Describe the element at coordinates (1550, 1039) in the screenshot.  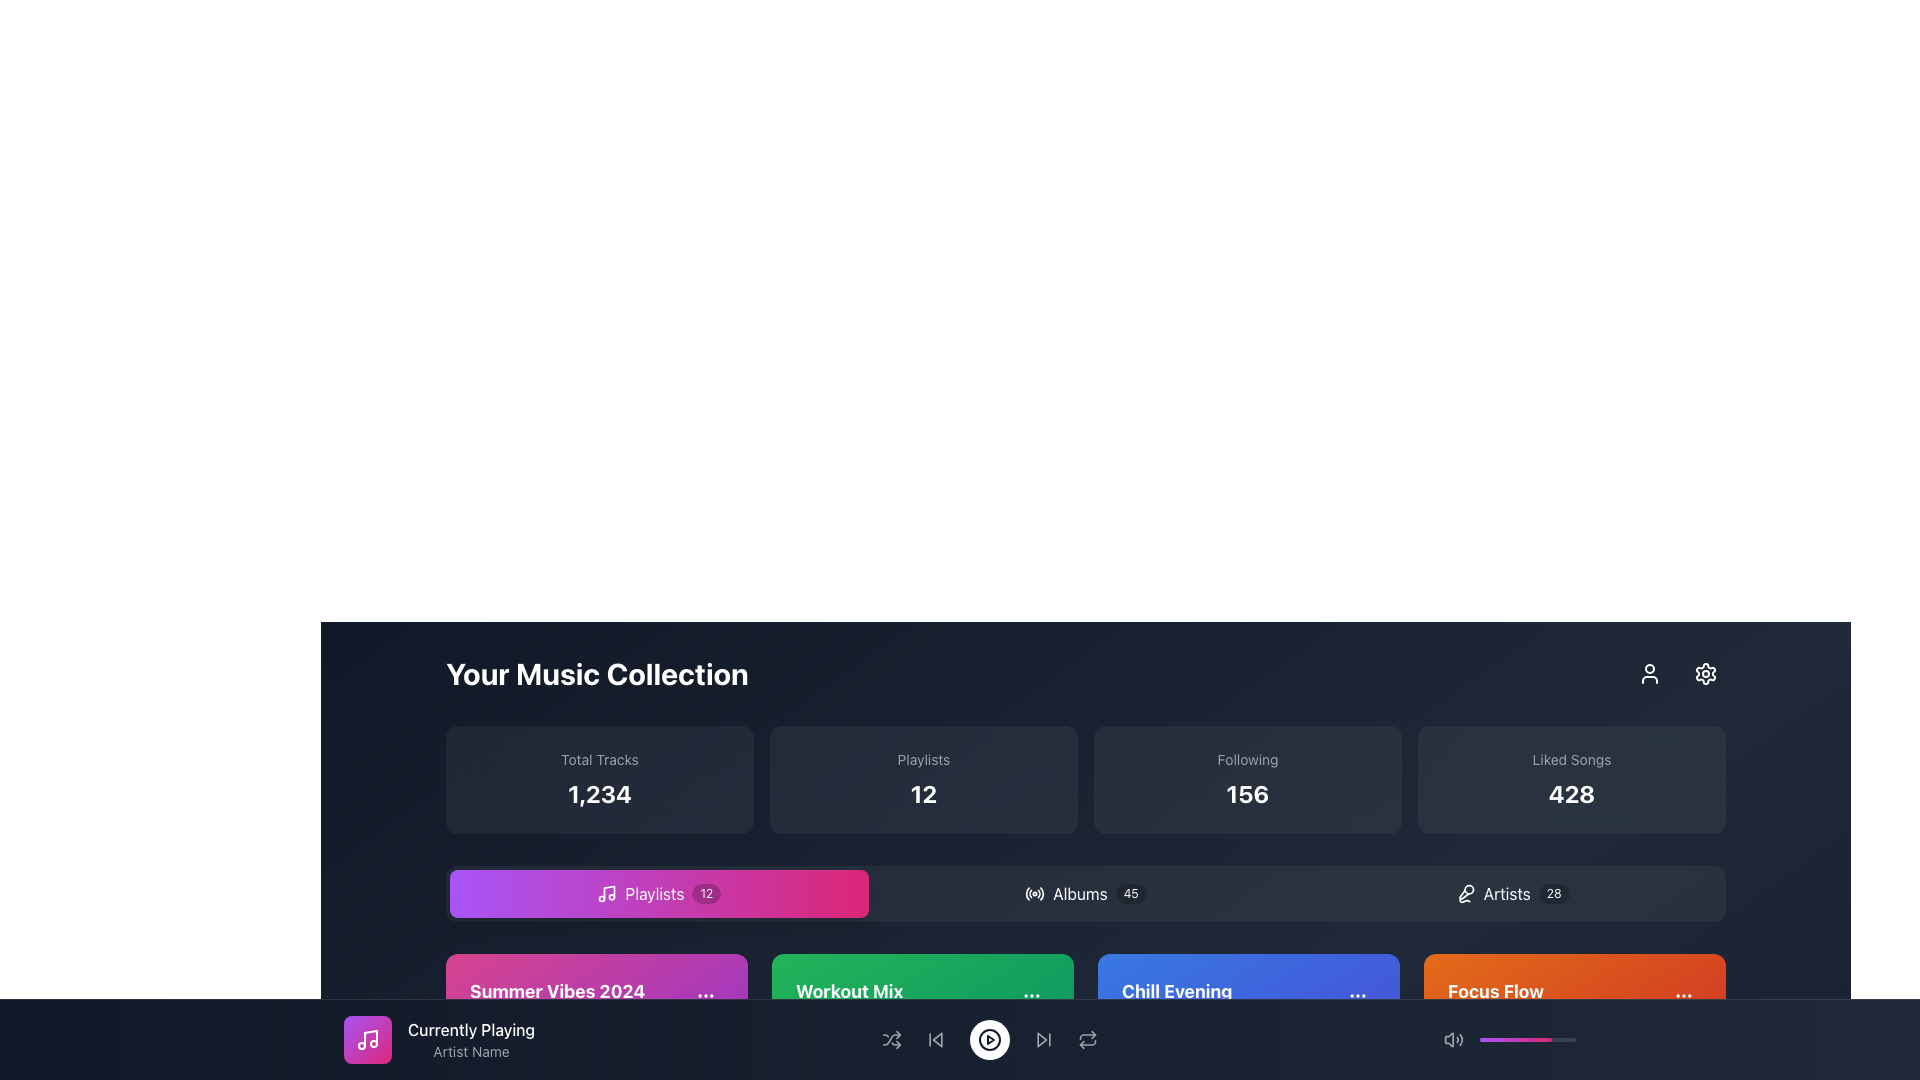
I see `progress` at that location.